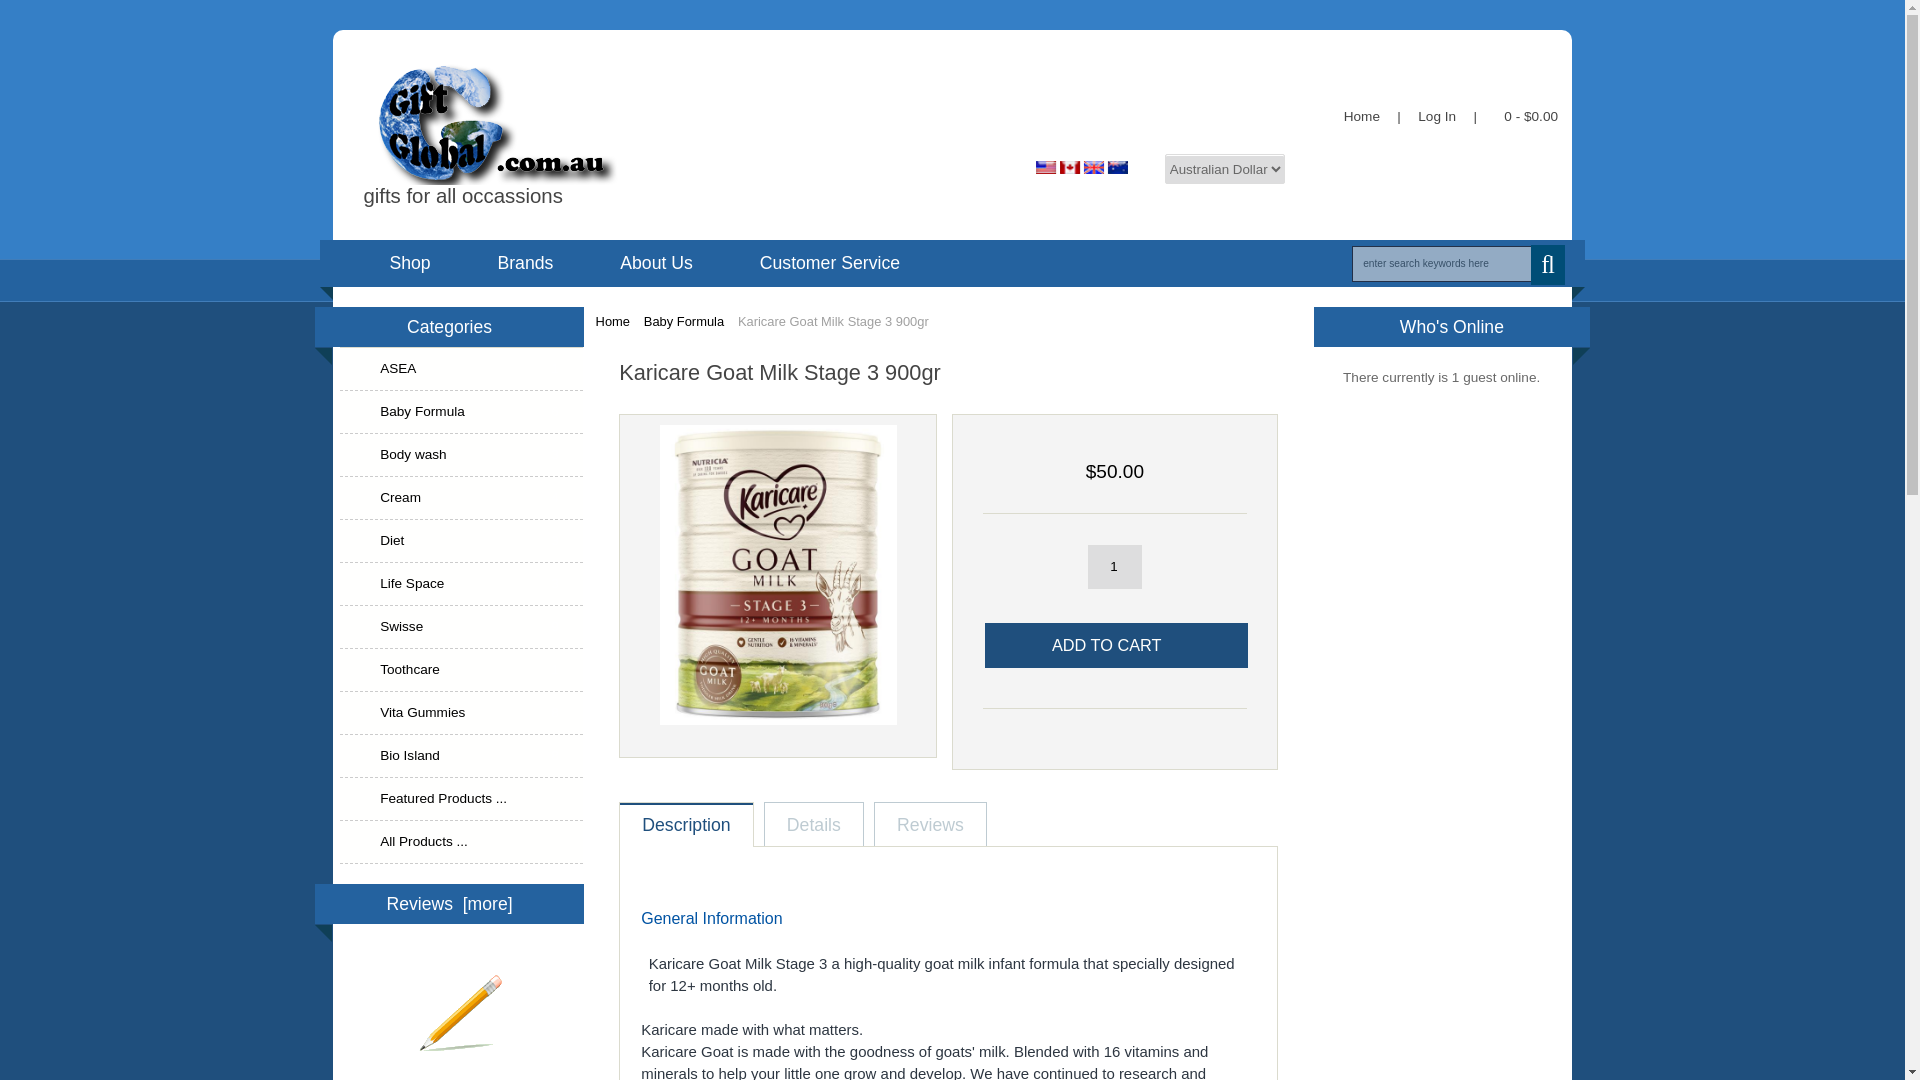 The height and width of the screenshot is (1080, 1920). What do you see at coordinates (814, 825) in the screenshot?
I see `'Details'` at bounding box center [814, 825].